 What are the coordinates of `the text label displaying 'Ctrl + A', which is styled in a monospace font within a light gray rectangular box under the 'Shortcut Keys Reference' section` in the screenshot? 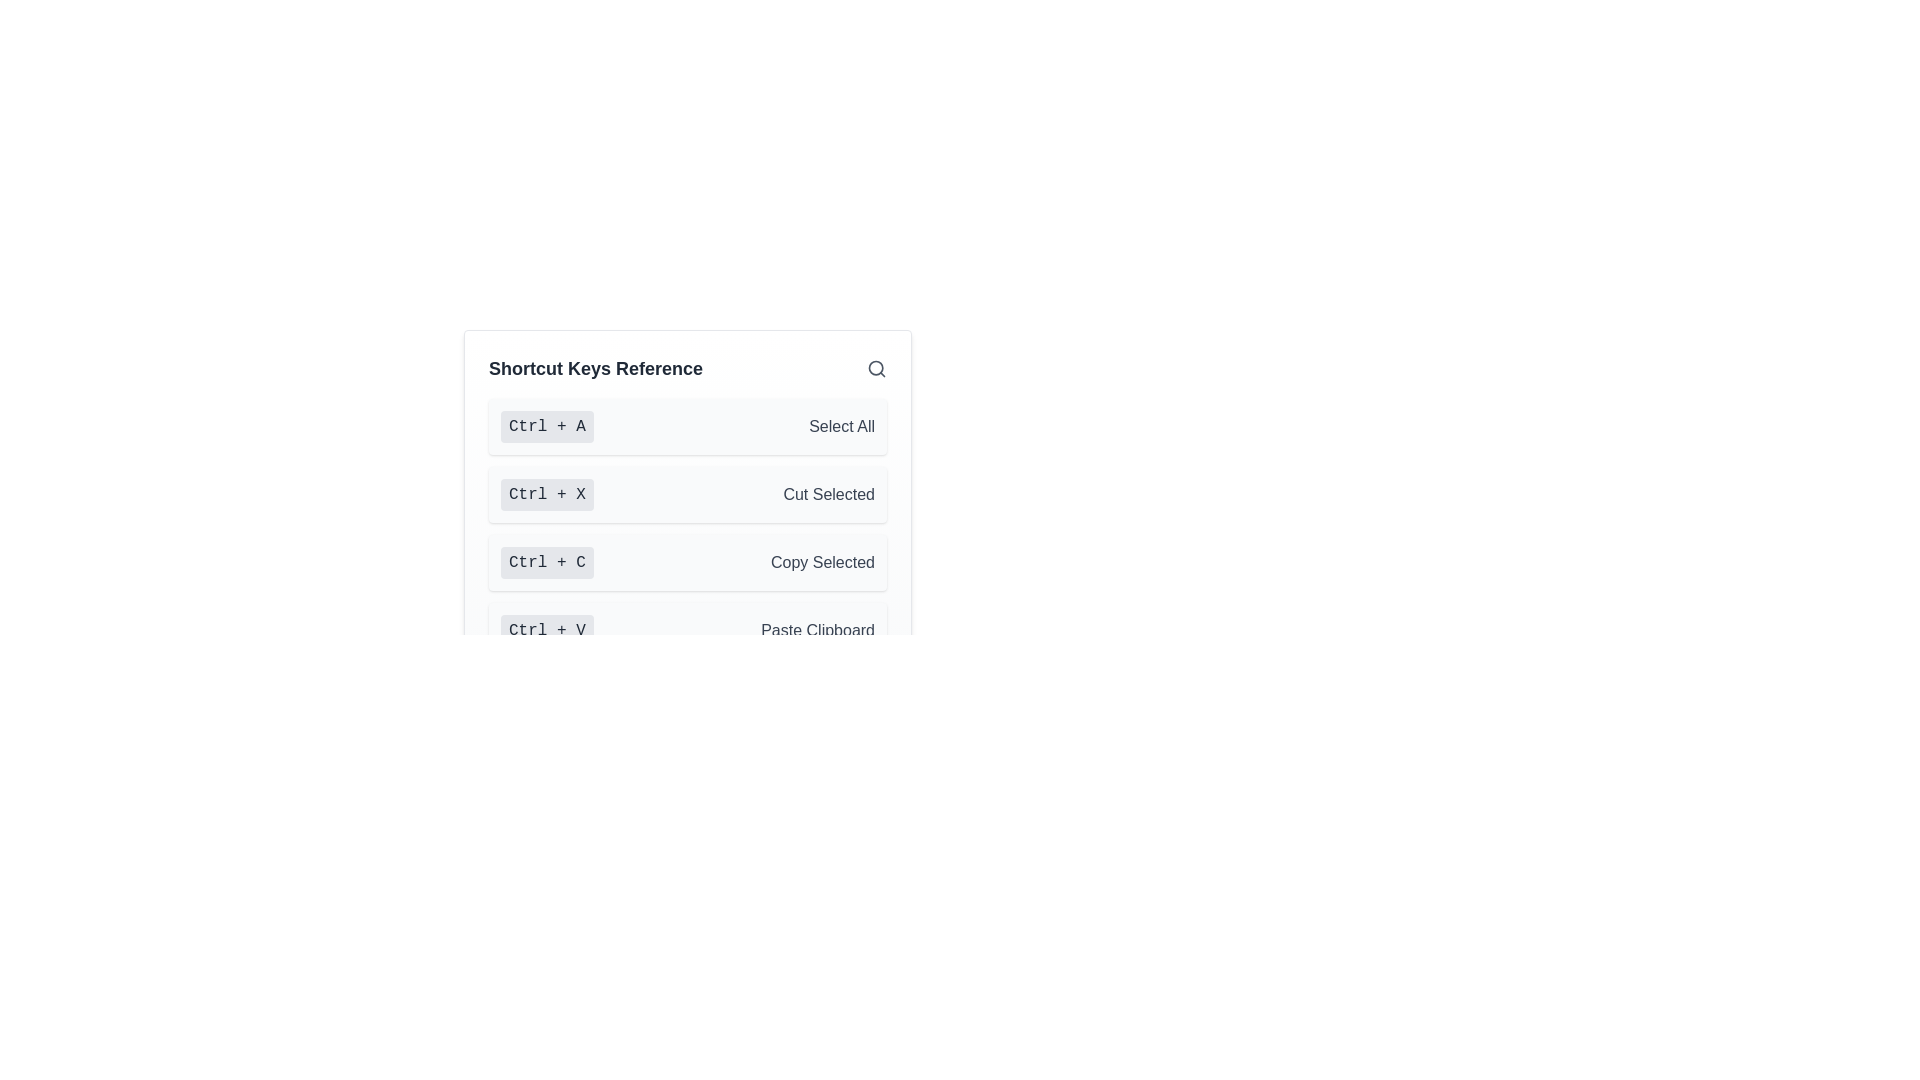 It's located at (547, 426).